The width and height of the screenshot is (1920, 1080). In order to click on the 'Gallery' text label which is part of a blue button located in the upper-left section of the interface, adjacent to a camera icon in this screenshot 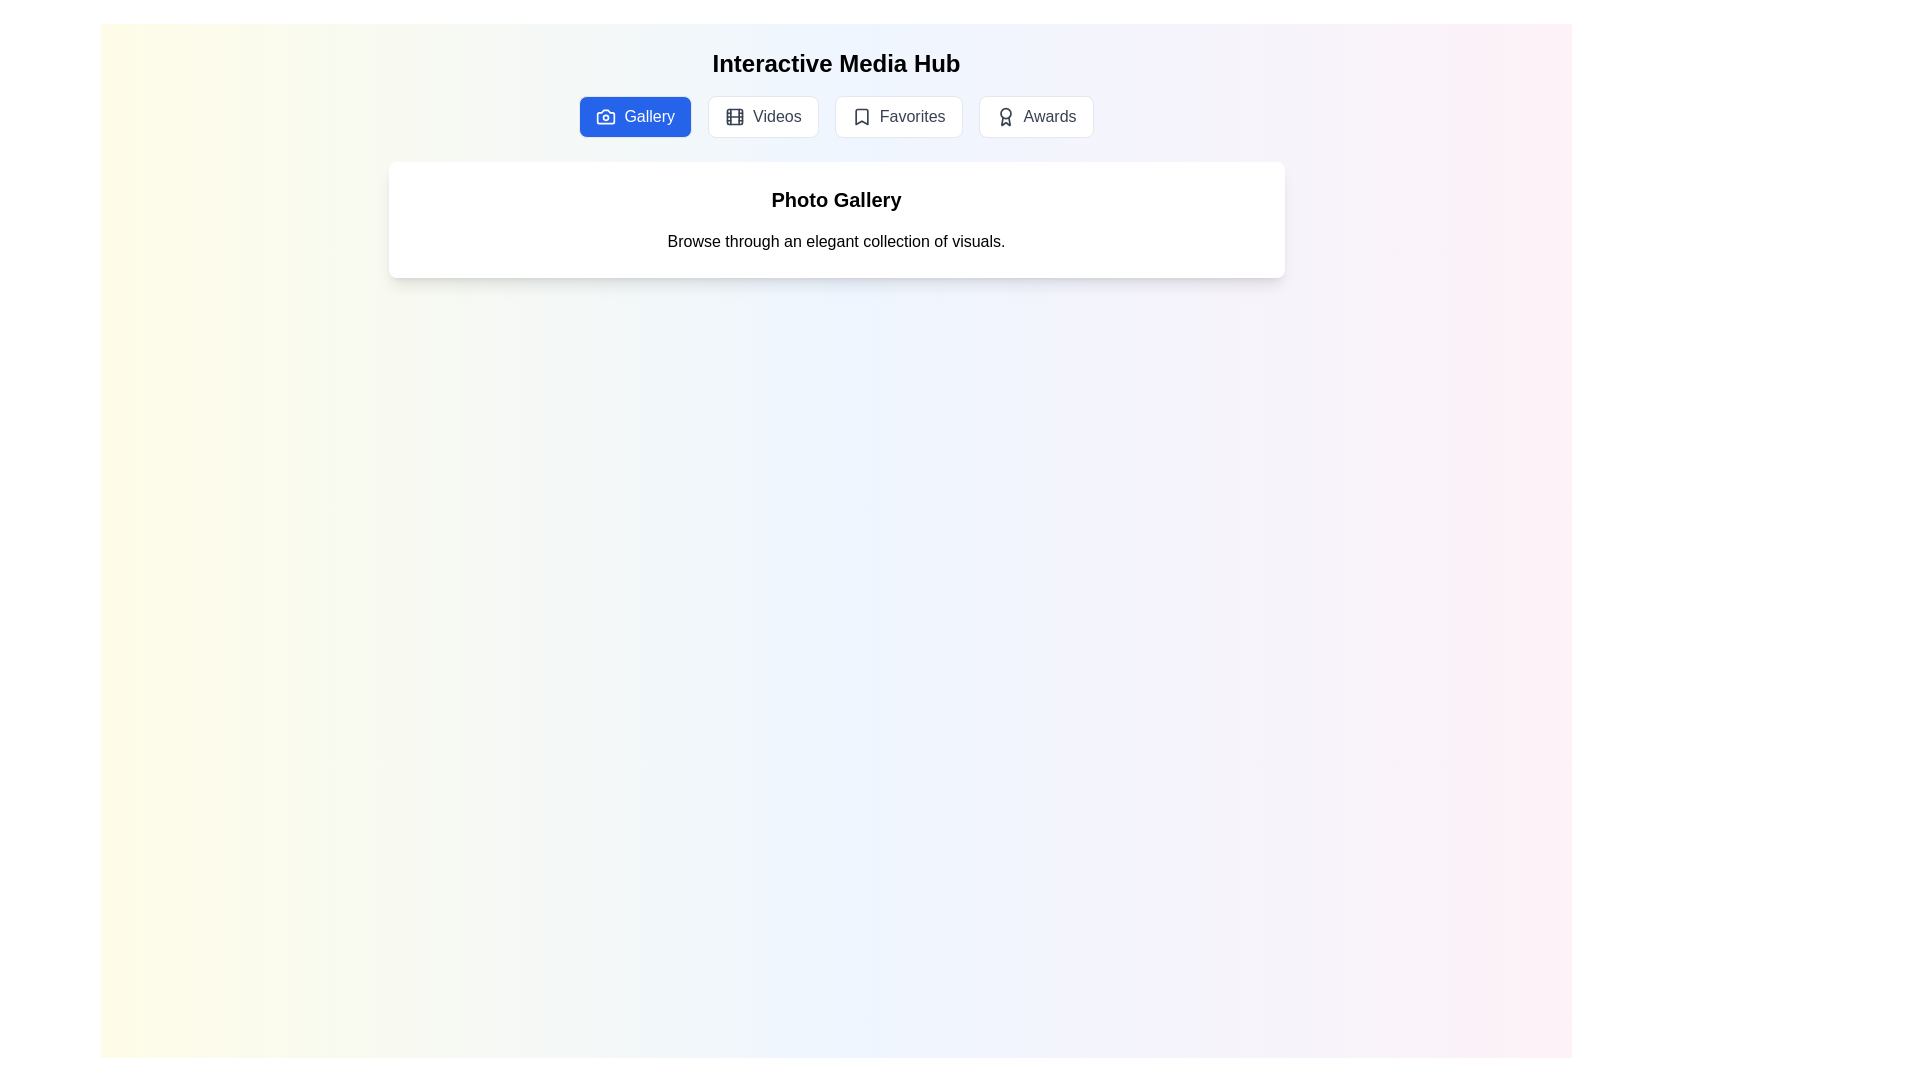, I will do `click(649, 116)`.